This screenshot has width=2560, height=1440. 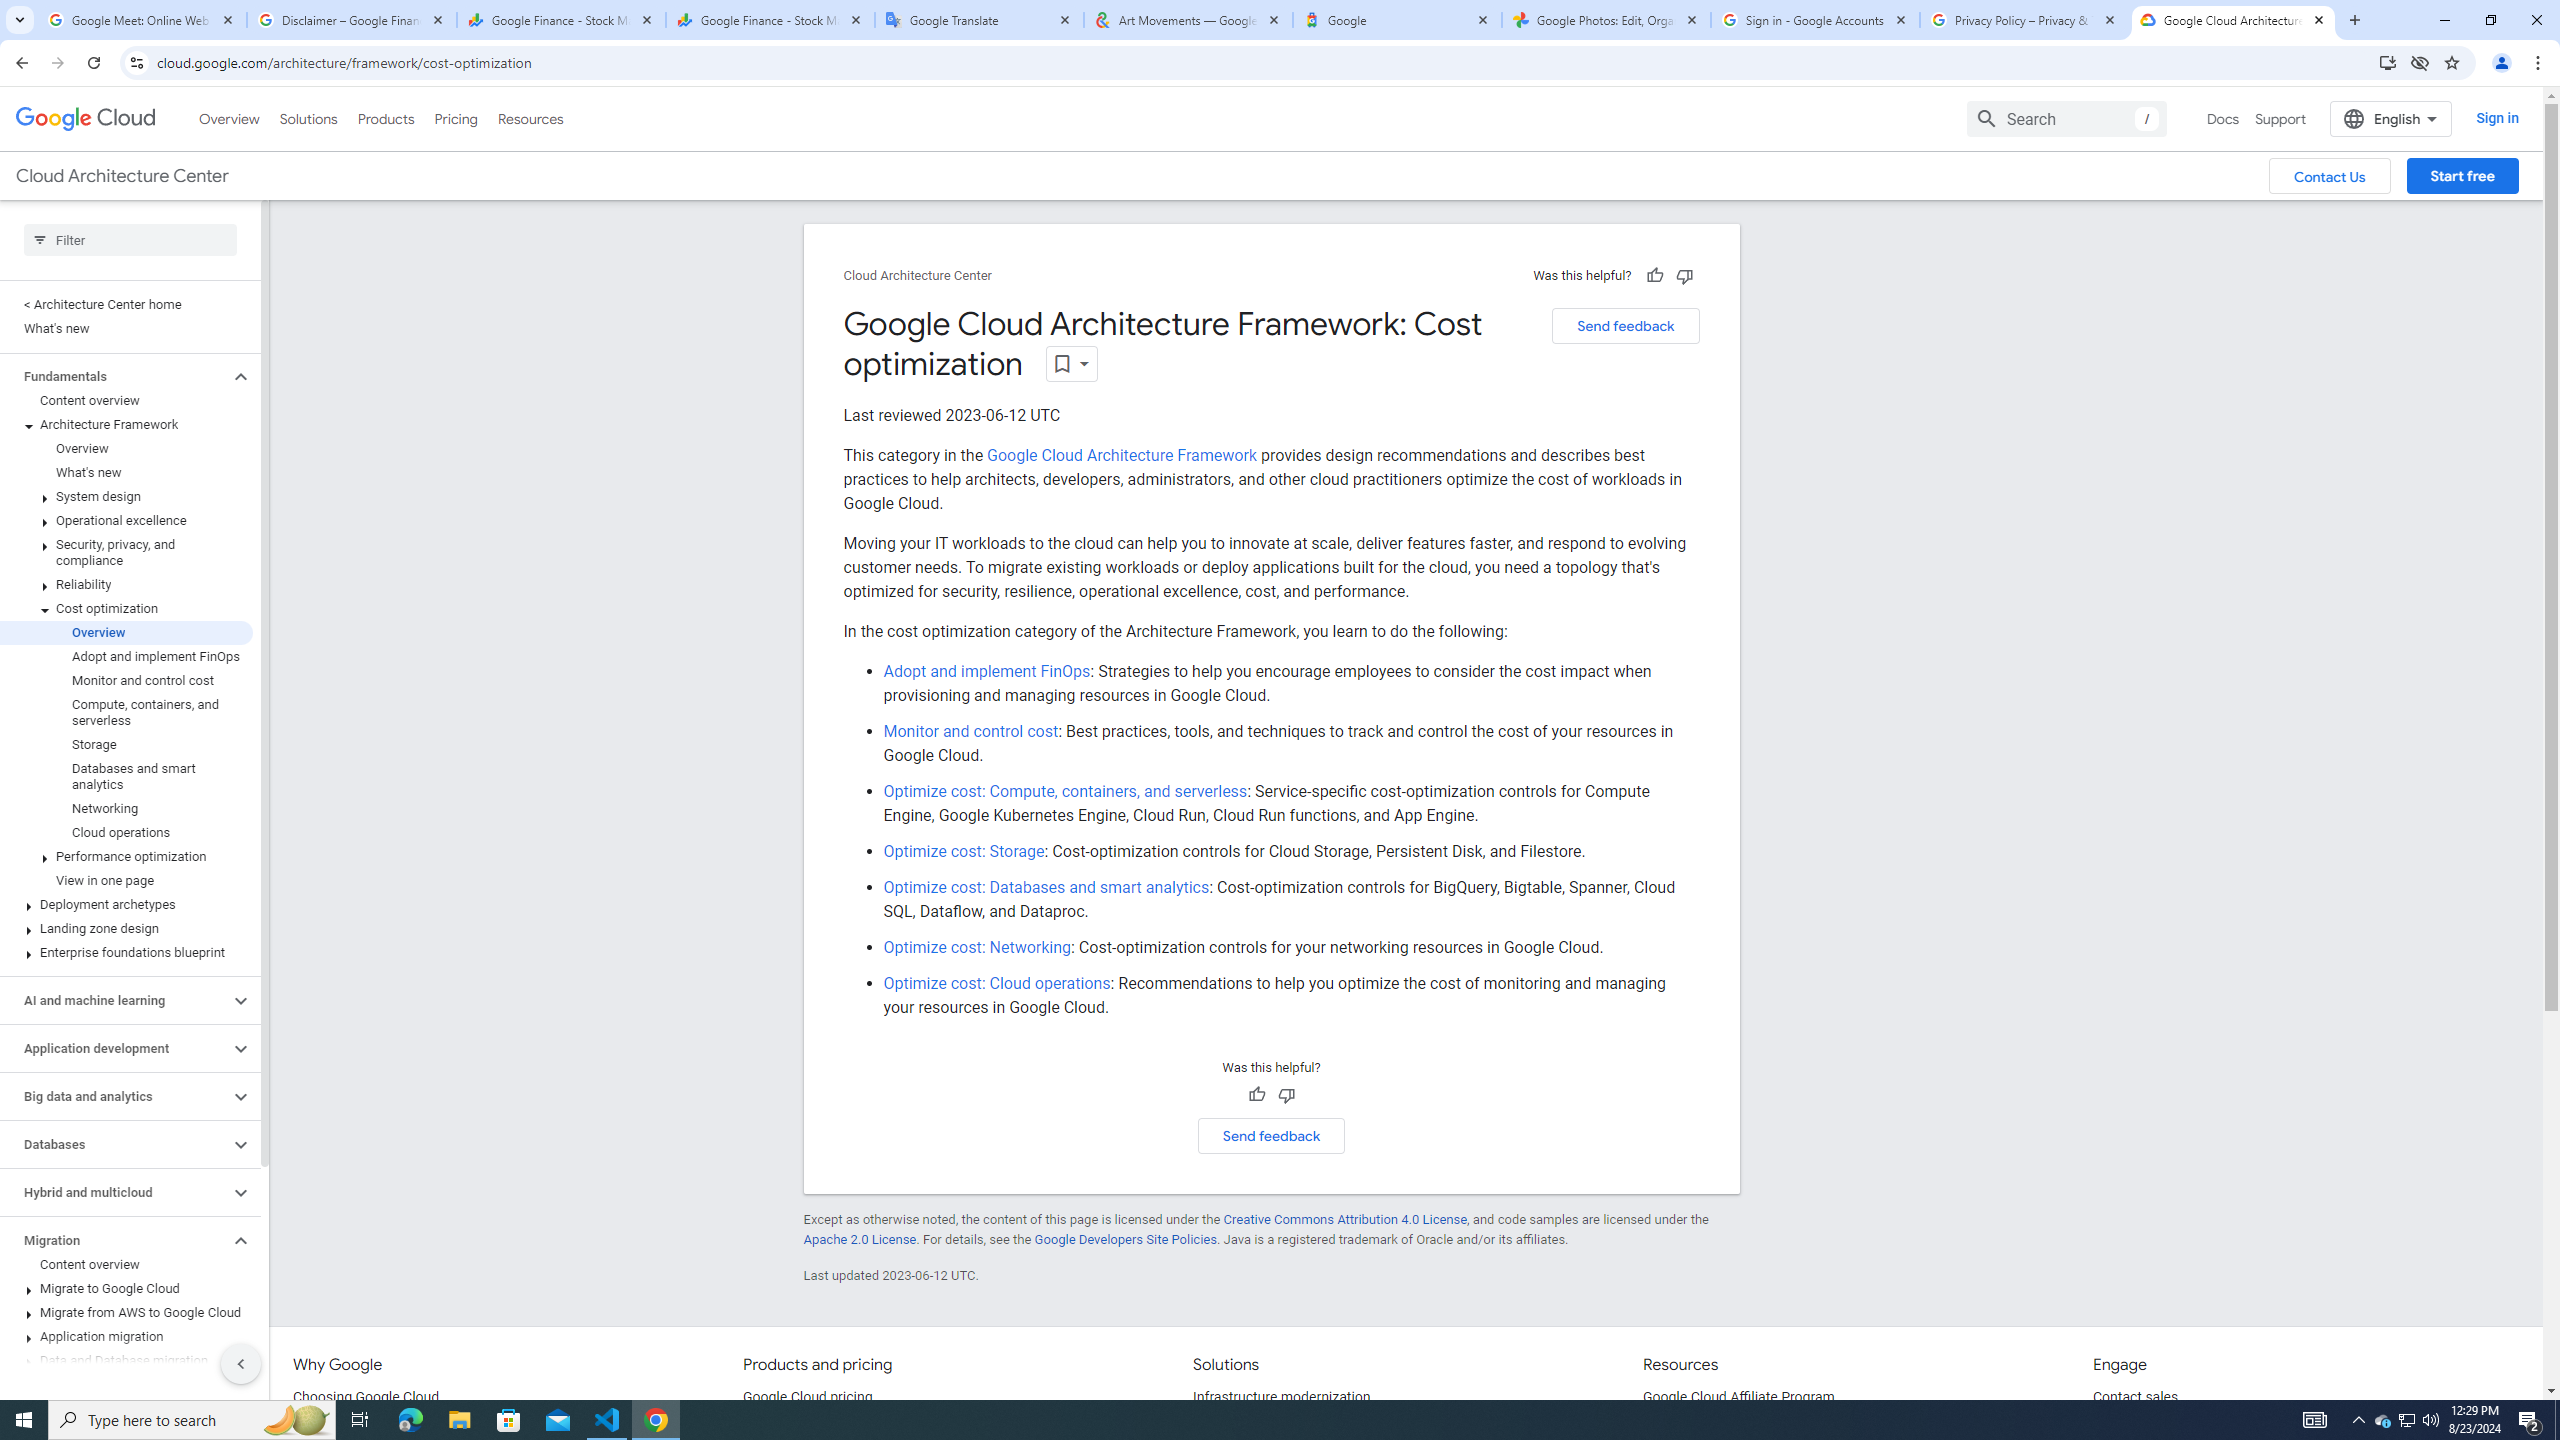 What do you see at coordinates (126, 424) in the screenshot?
I see `'Architecture Framework'` at bounding box center [126, 424].